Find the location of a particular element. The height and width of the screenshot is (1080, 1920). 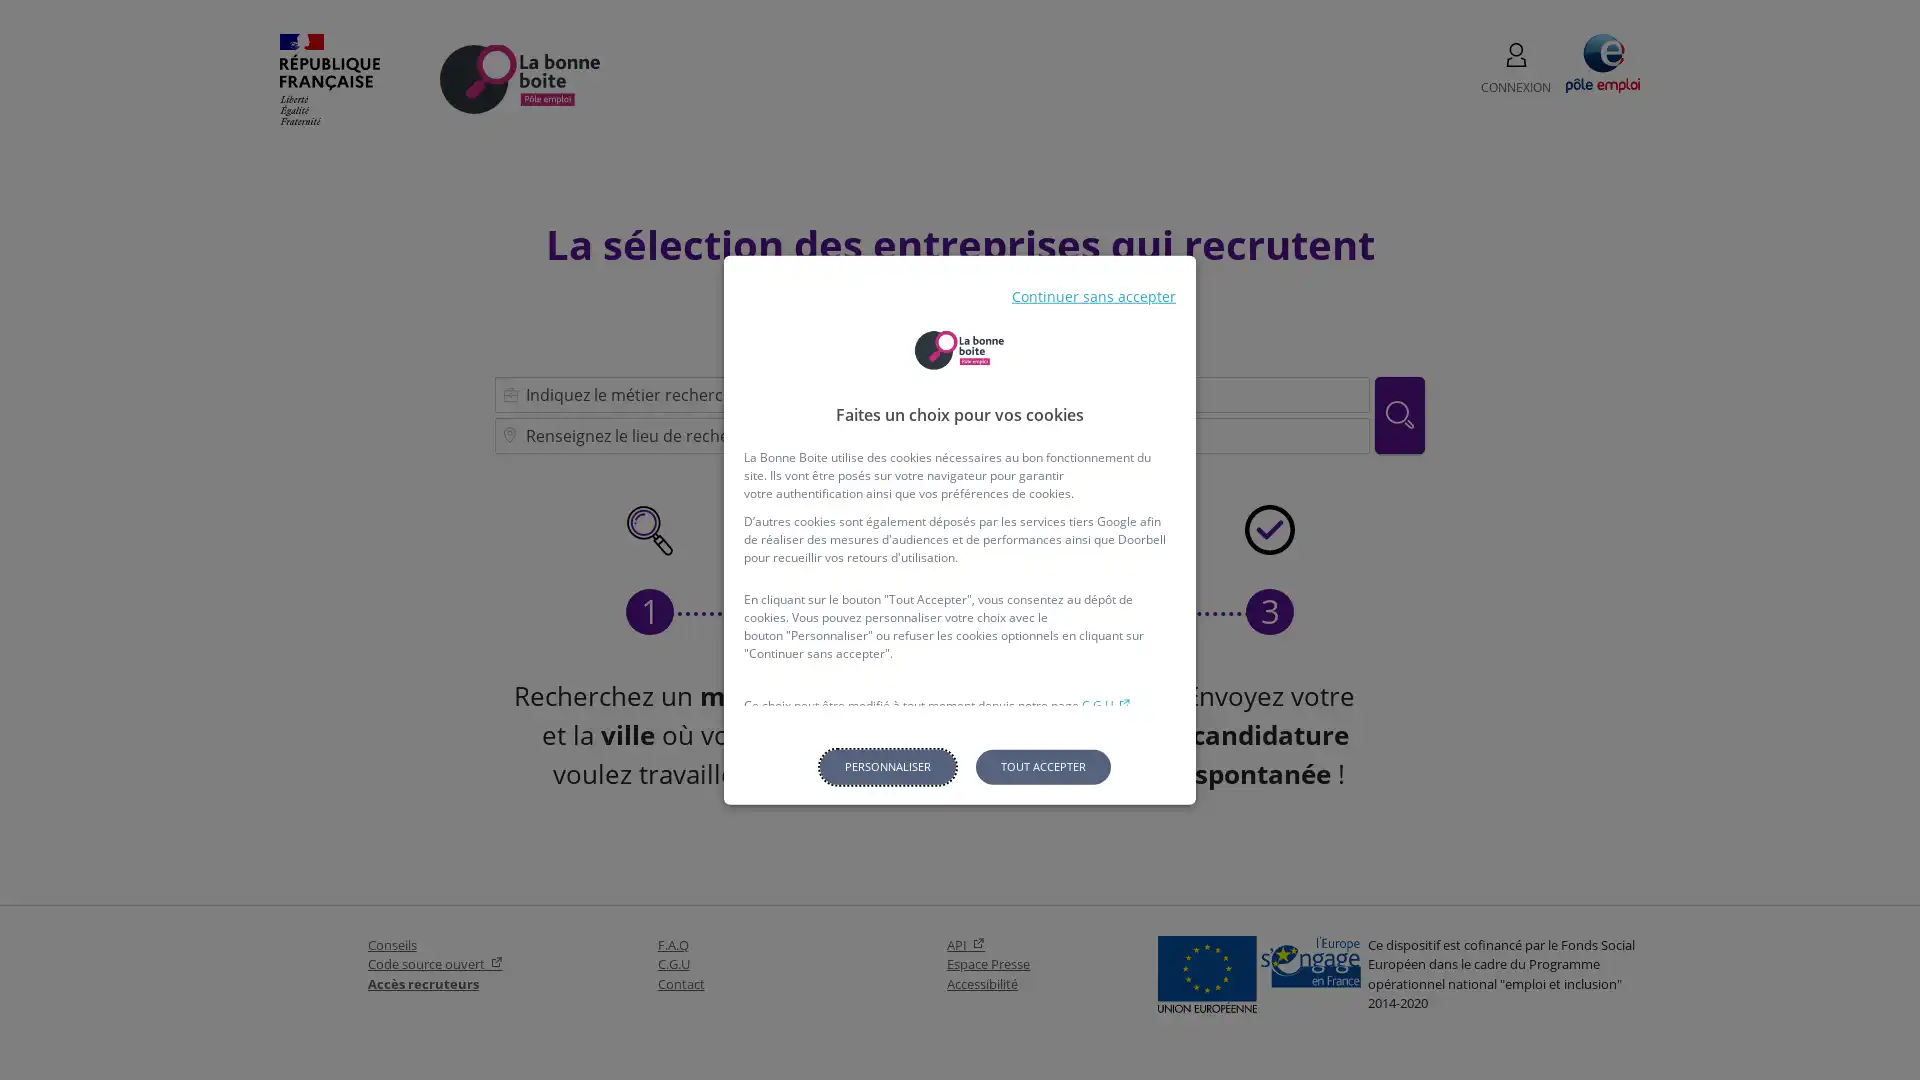

CONNEXION is located at coordinates (1516, 67).